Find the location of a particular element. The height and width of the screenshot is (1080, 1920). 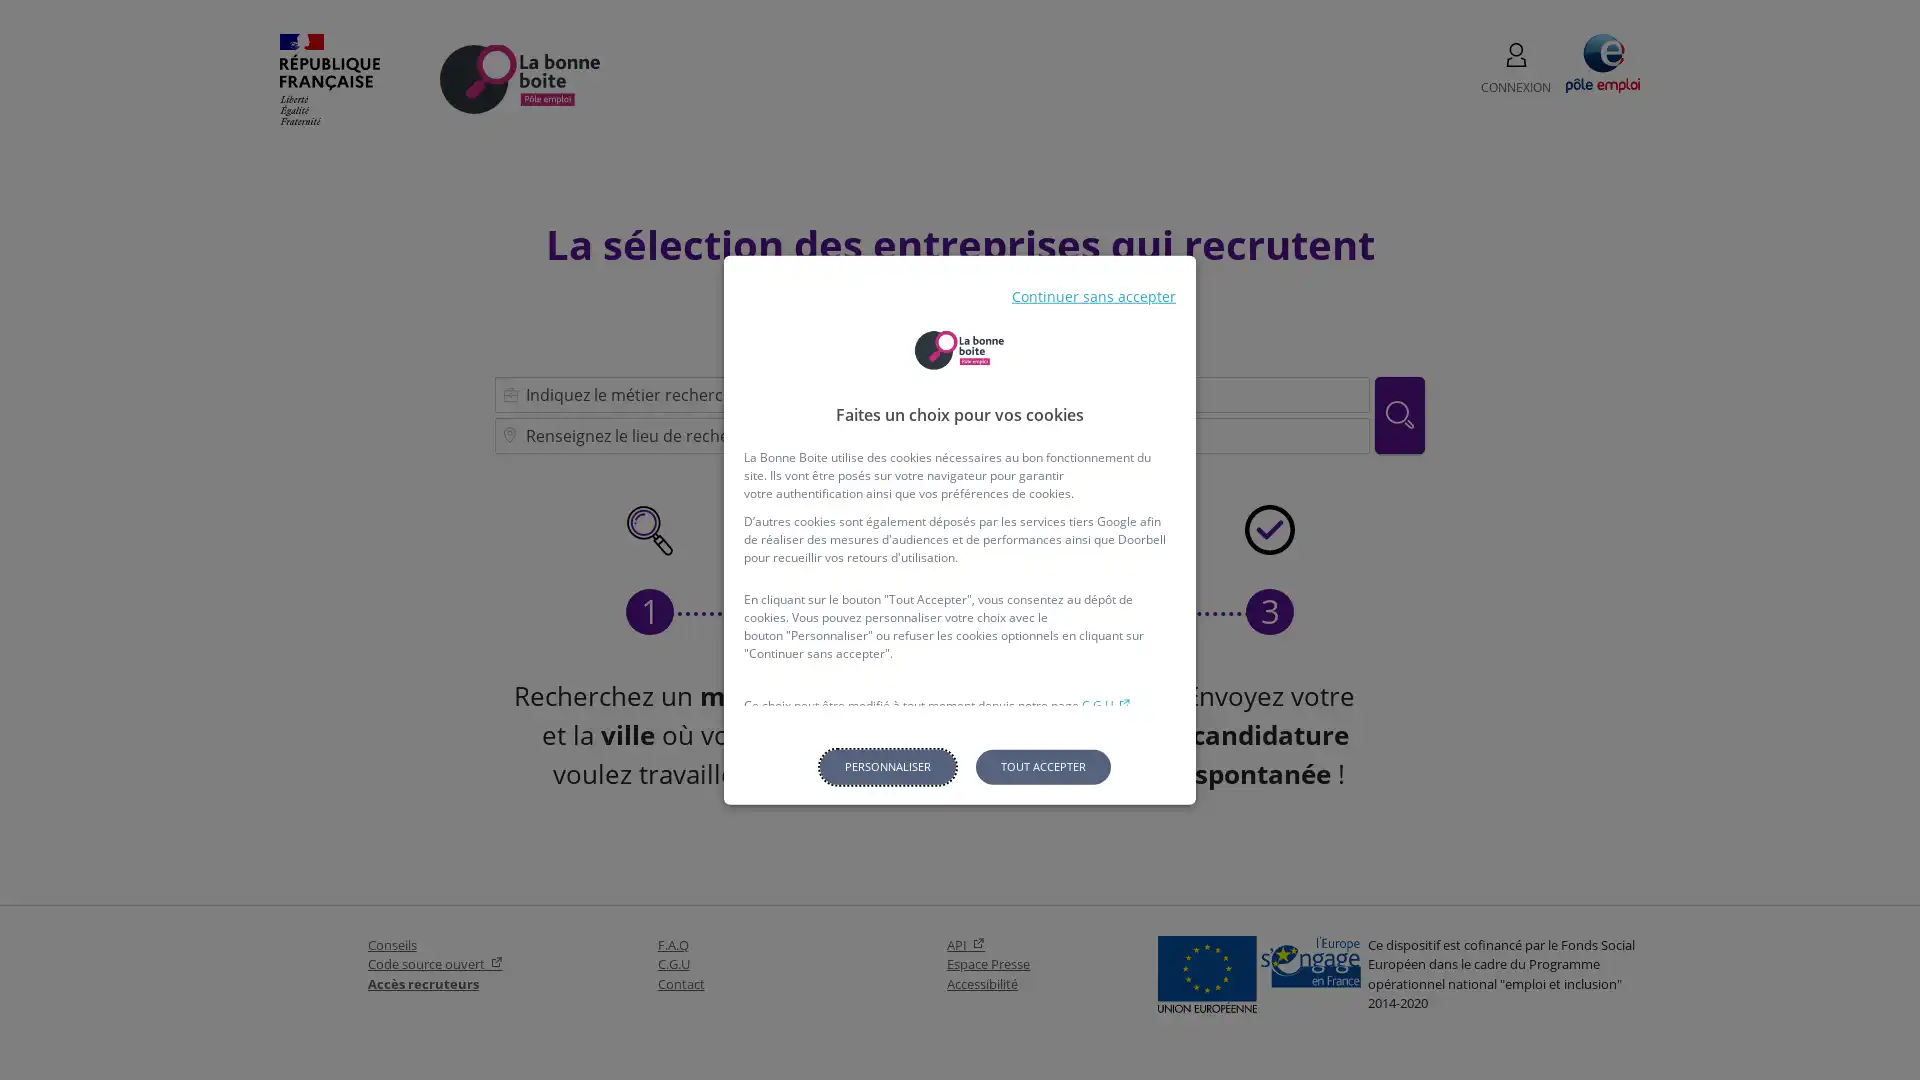

CONNEXION is located at coordinates (1516, 67).